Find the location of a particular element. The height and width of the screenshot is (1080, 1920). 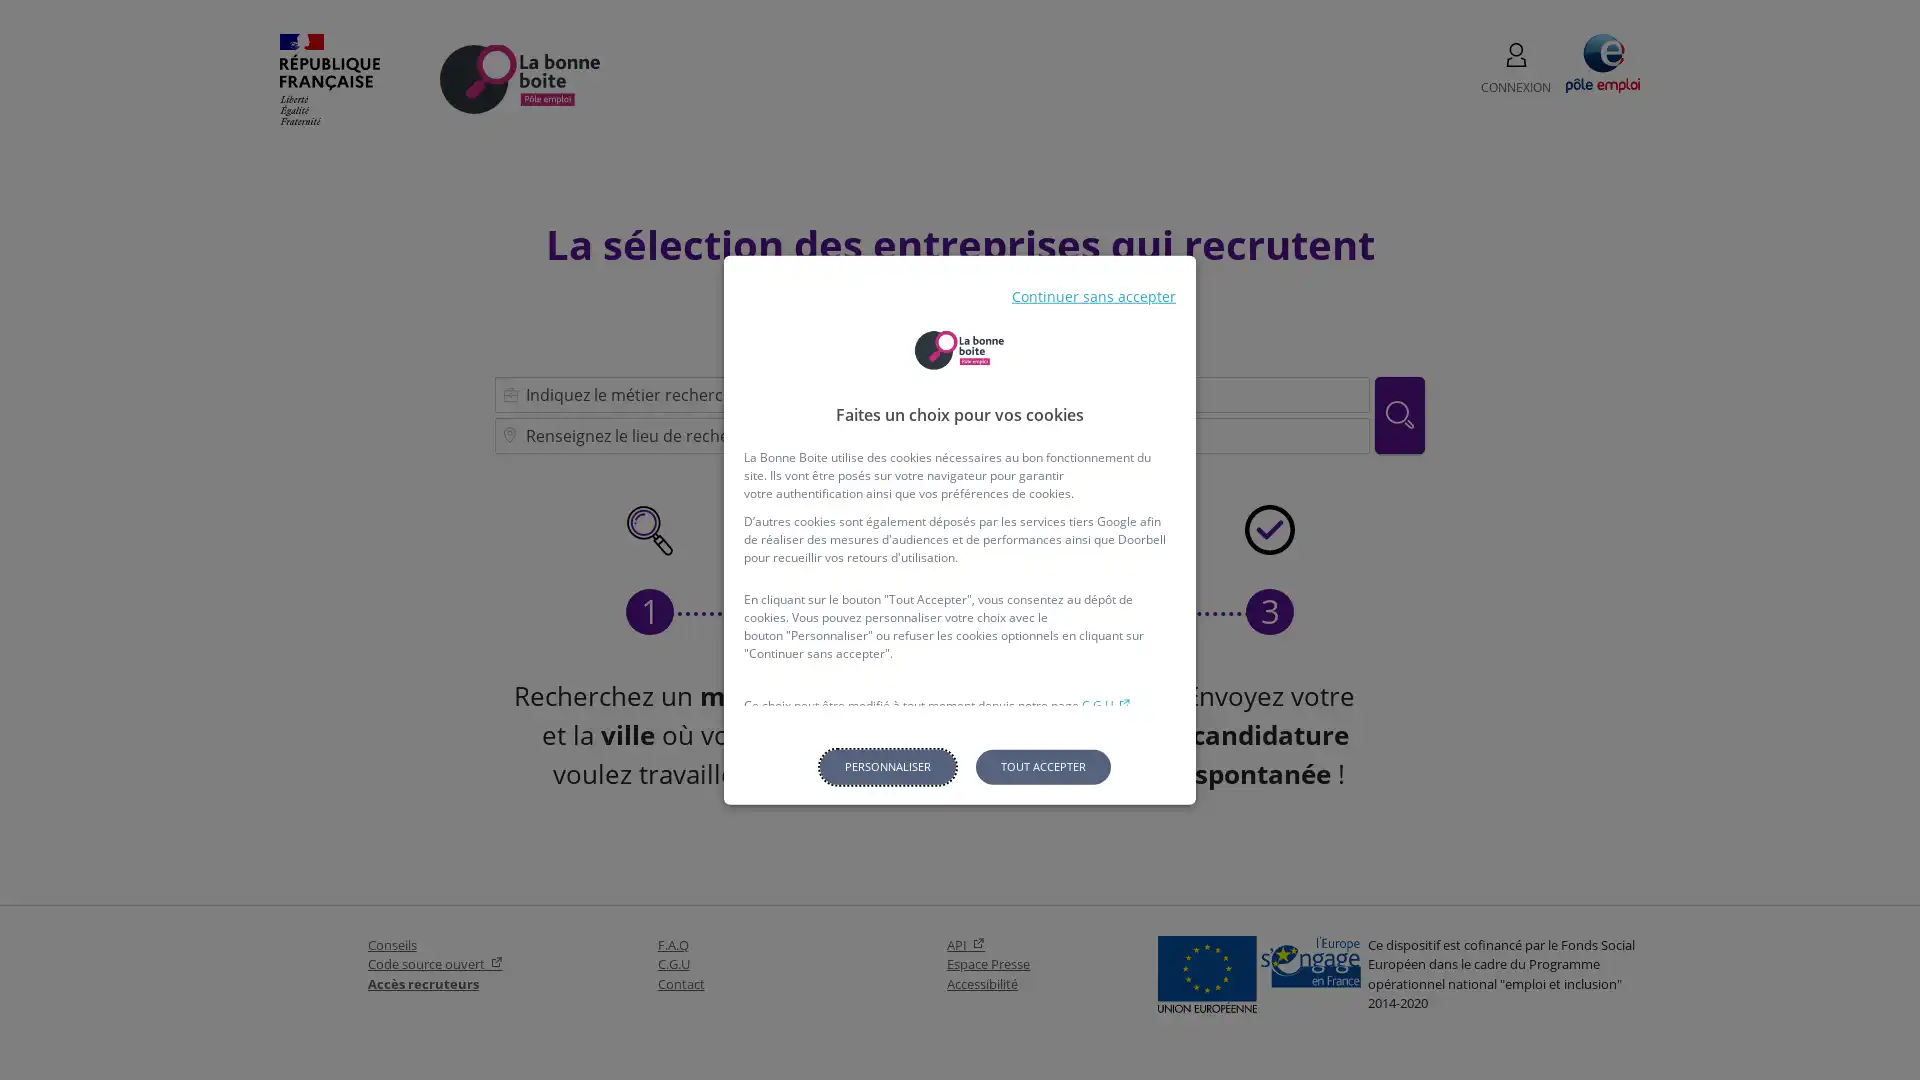

CONNEXION is located at coordinates (1516, 67).